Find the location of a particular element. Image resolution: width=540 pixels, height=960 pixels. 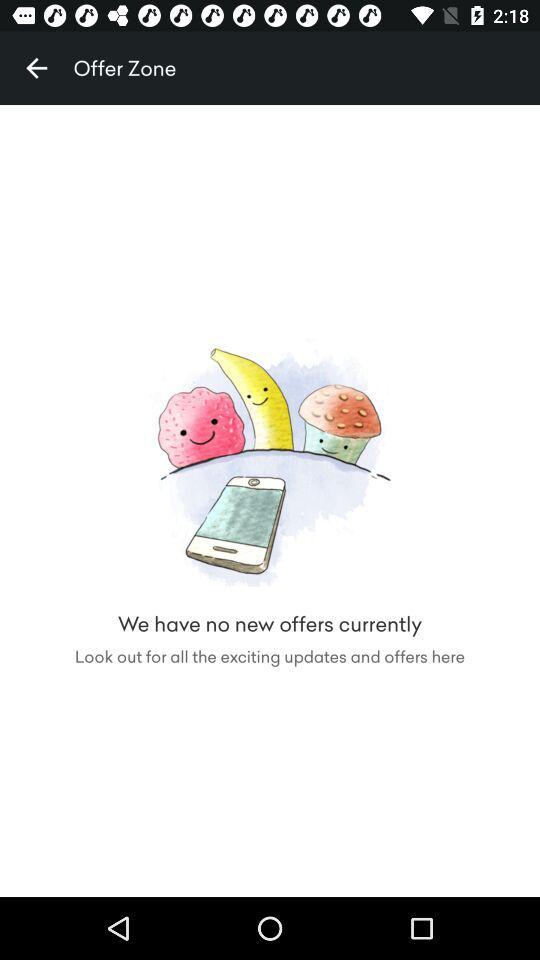

the item next to the offer zone icon is located at coordinates (36, 68).